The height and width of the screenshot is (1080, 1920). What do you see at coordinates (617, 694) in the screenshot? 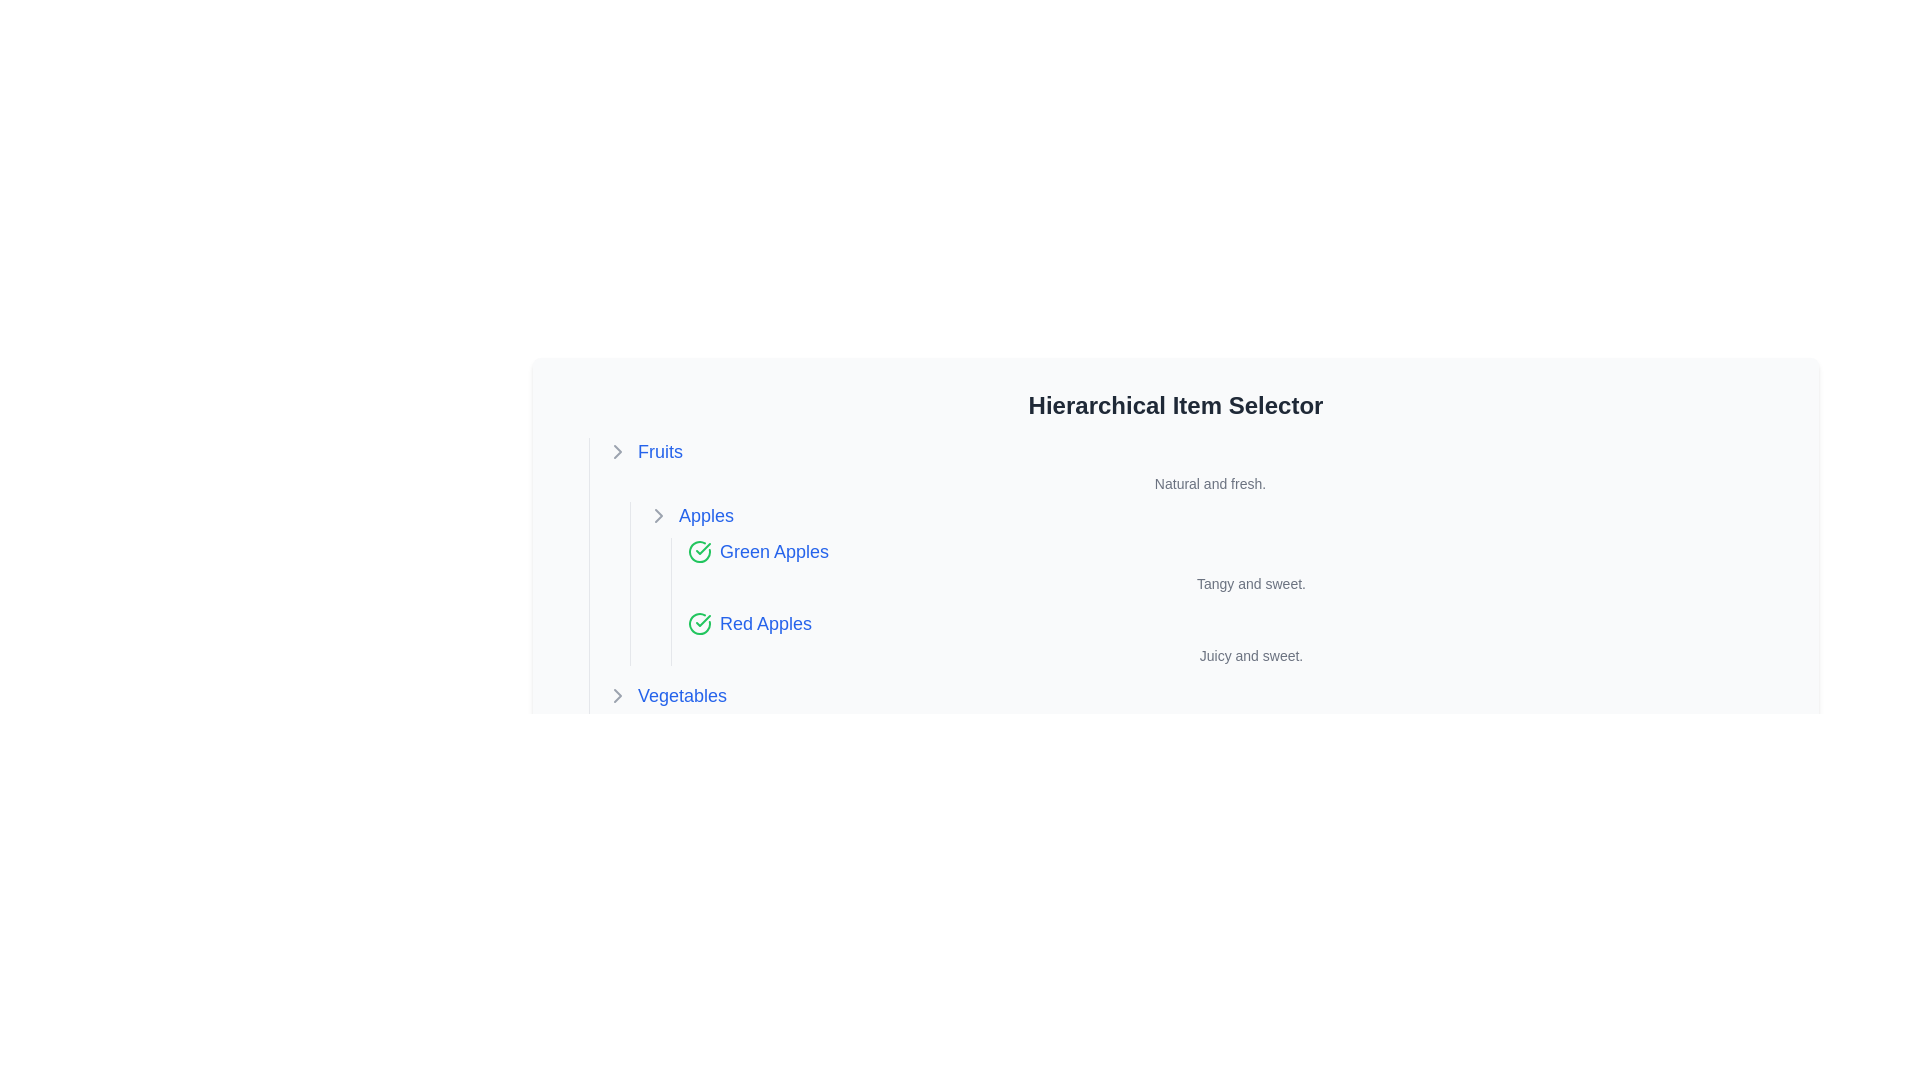
I see `the right-pointing chevron icon located to the left of the 'Vegetables' text` at bounding box center [617, 694].